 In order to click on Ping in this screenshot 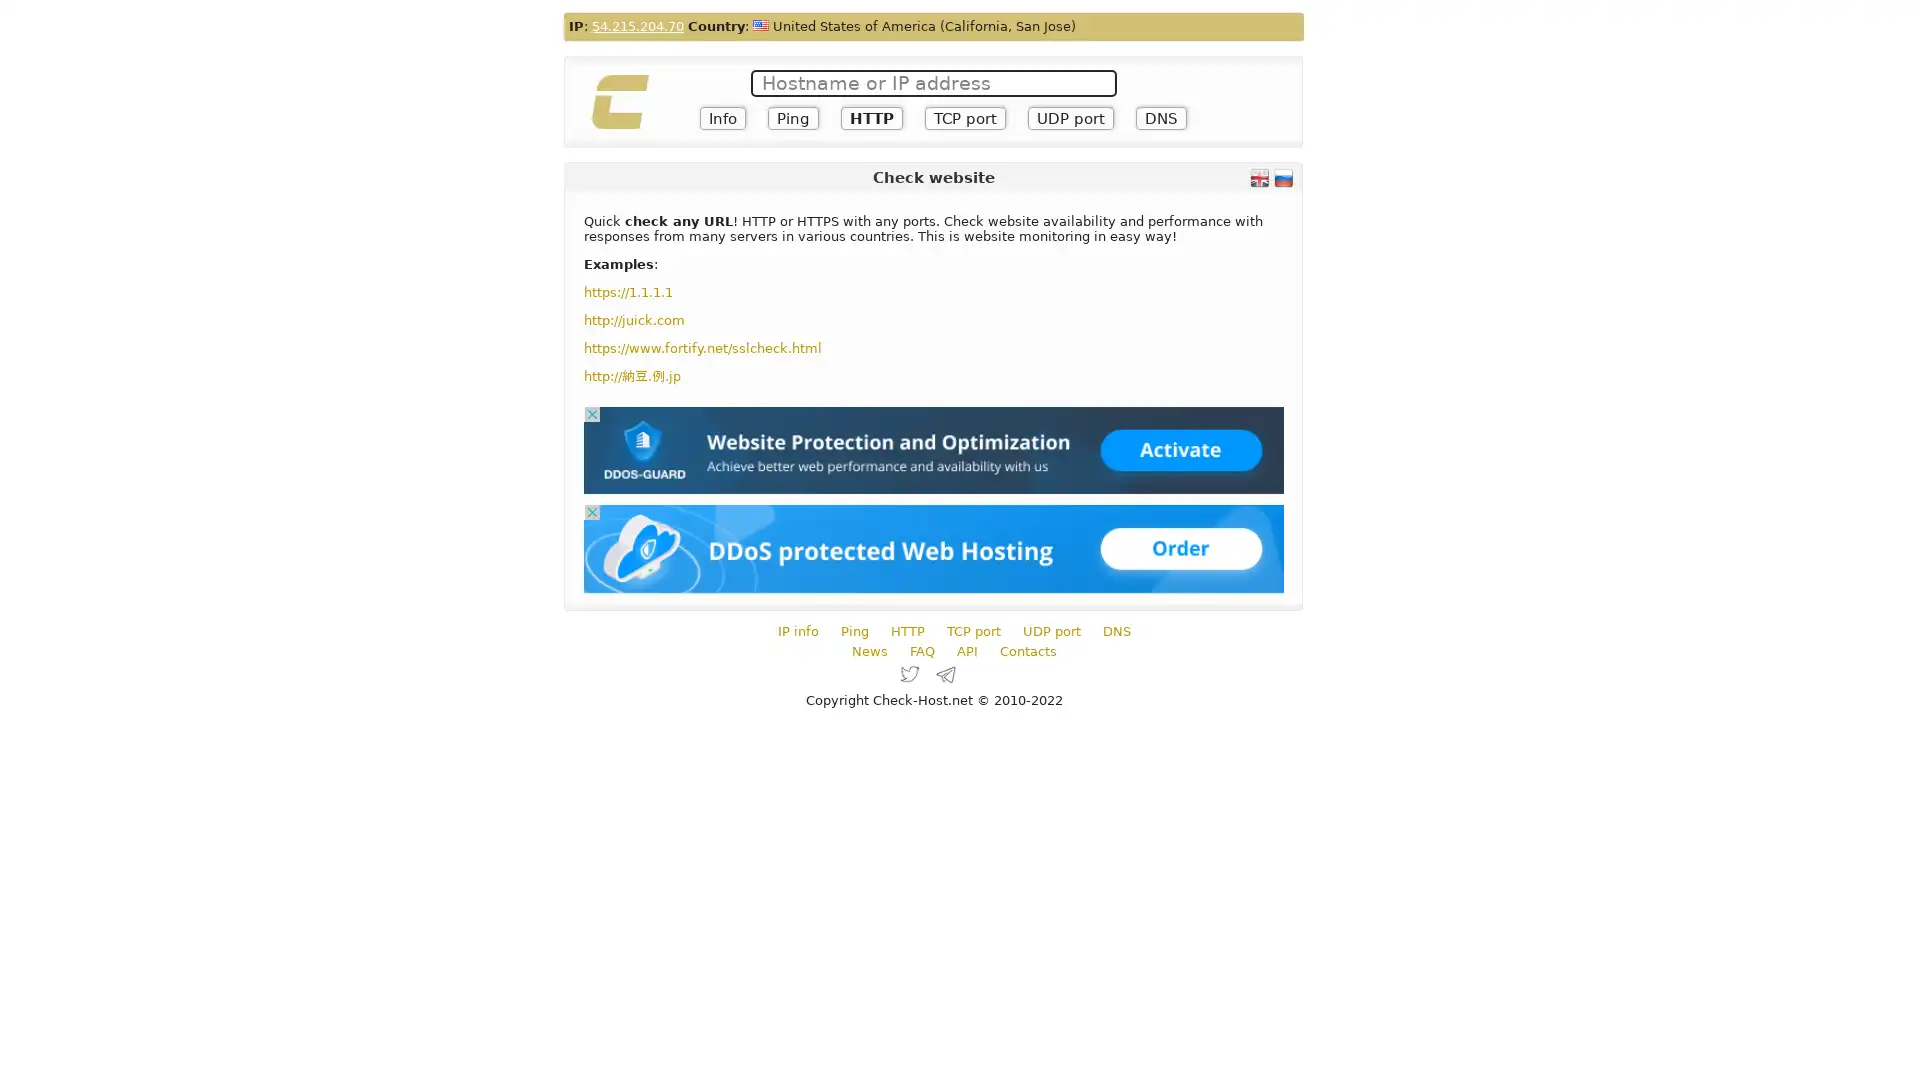, I will do `click(791, 118)`.